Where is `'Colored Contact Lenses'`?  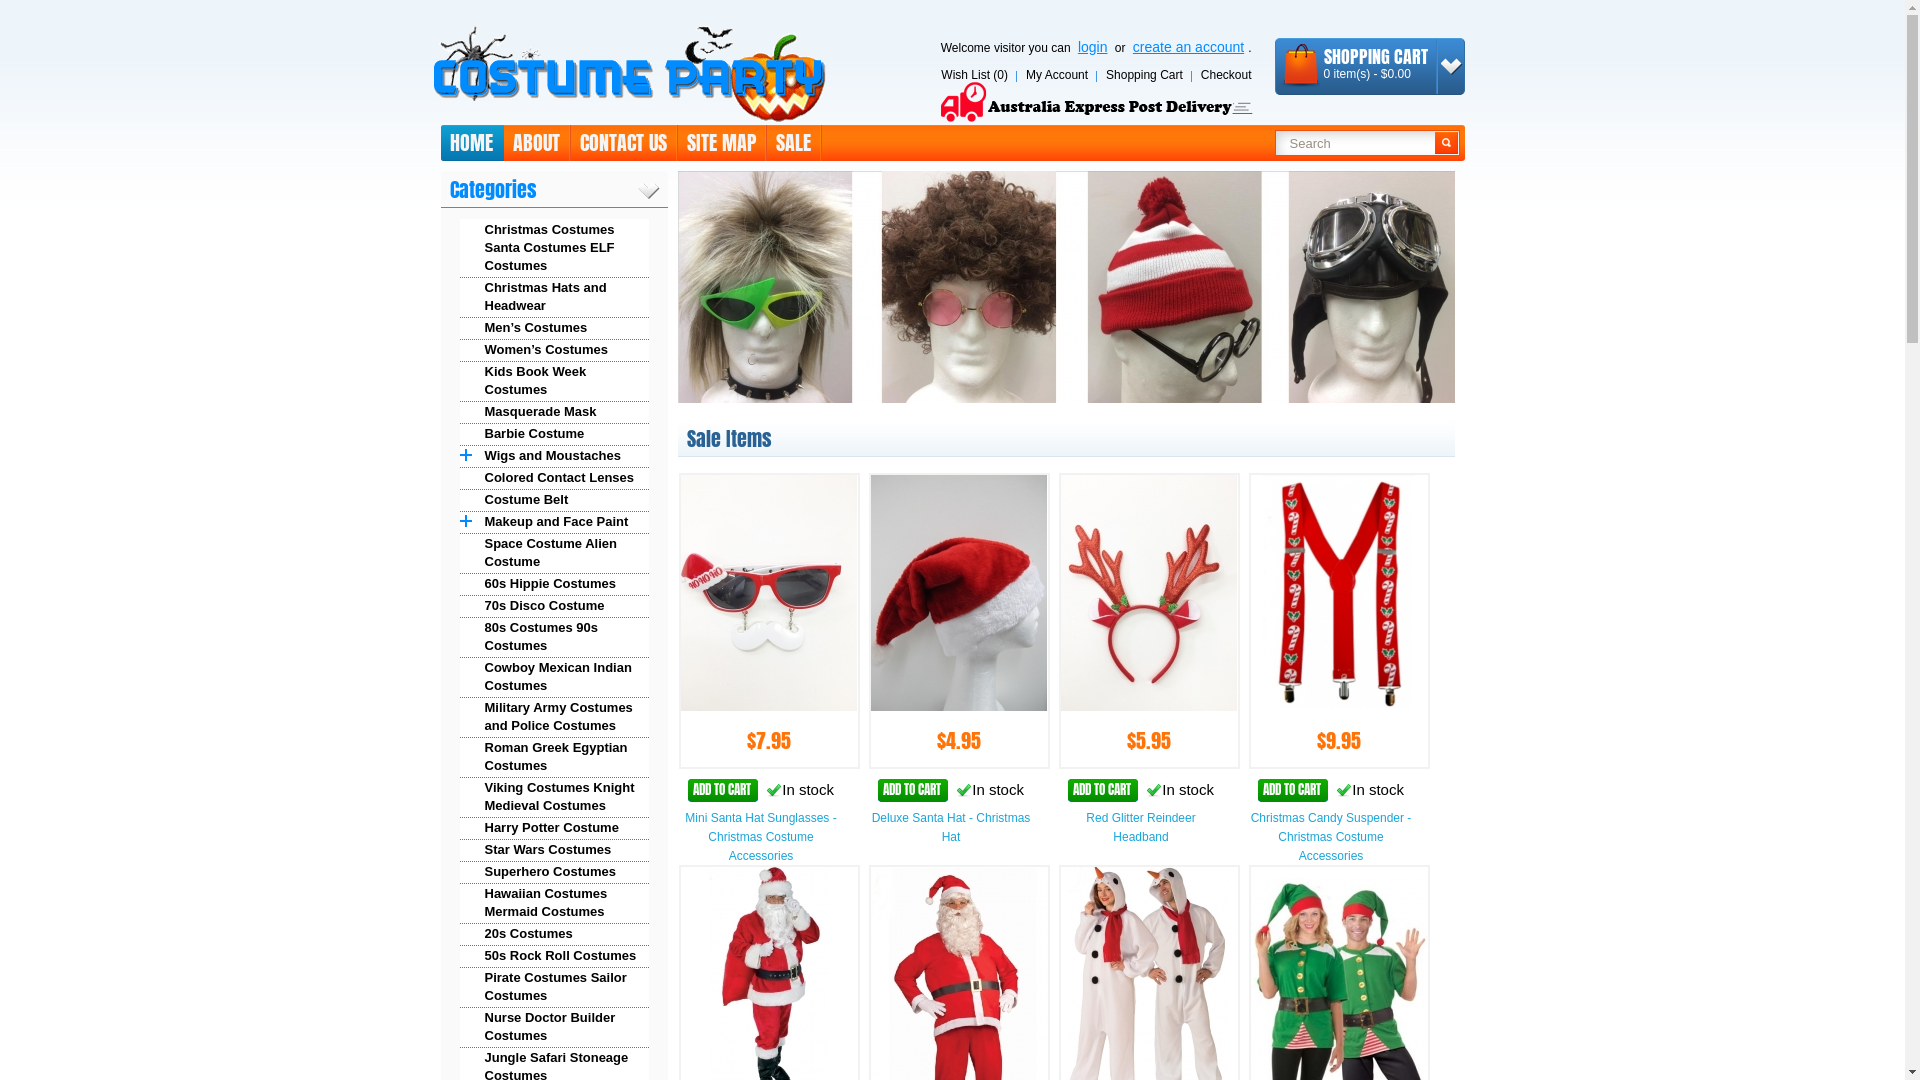 'Colored Contact Lenses' is located at coordinates (459, 478).